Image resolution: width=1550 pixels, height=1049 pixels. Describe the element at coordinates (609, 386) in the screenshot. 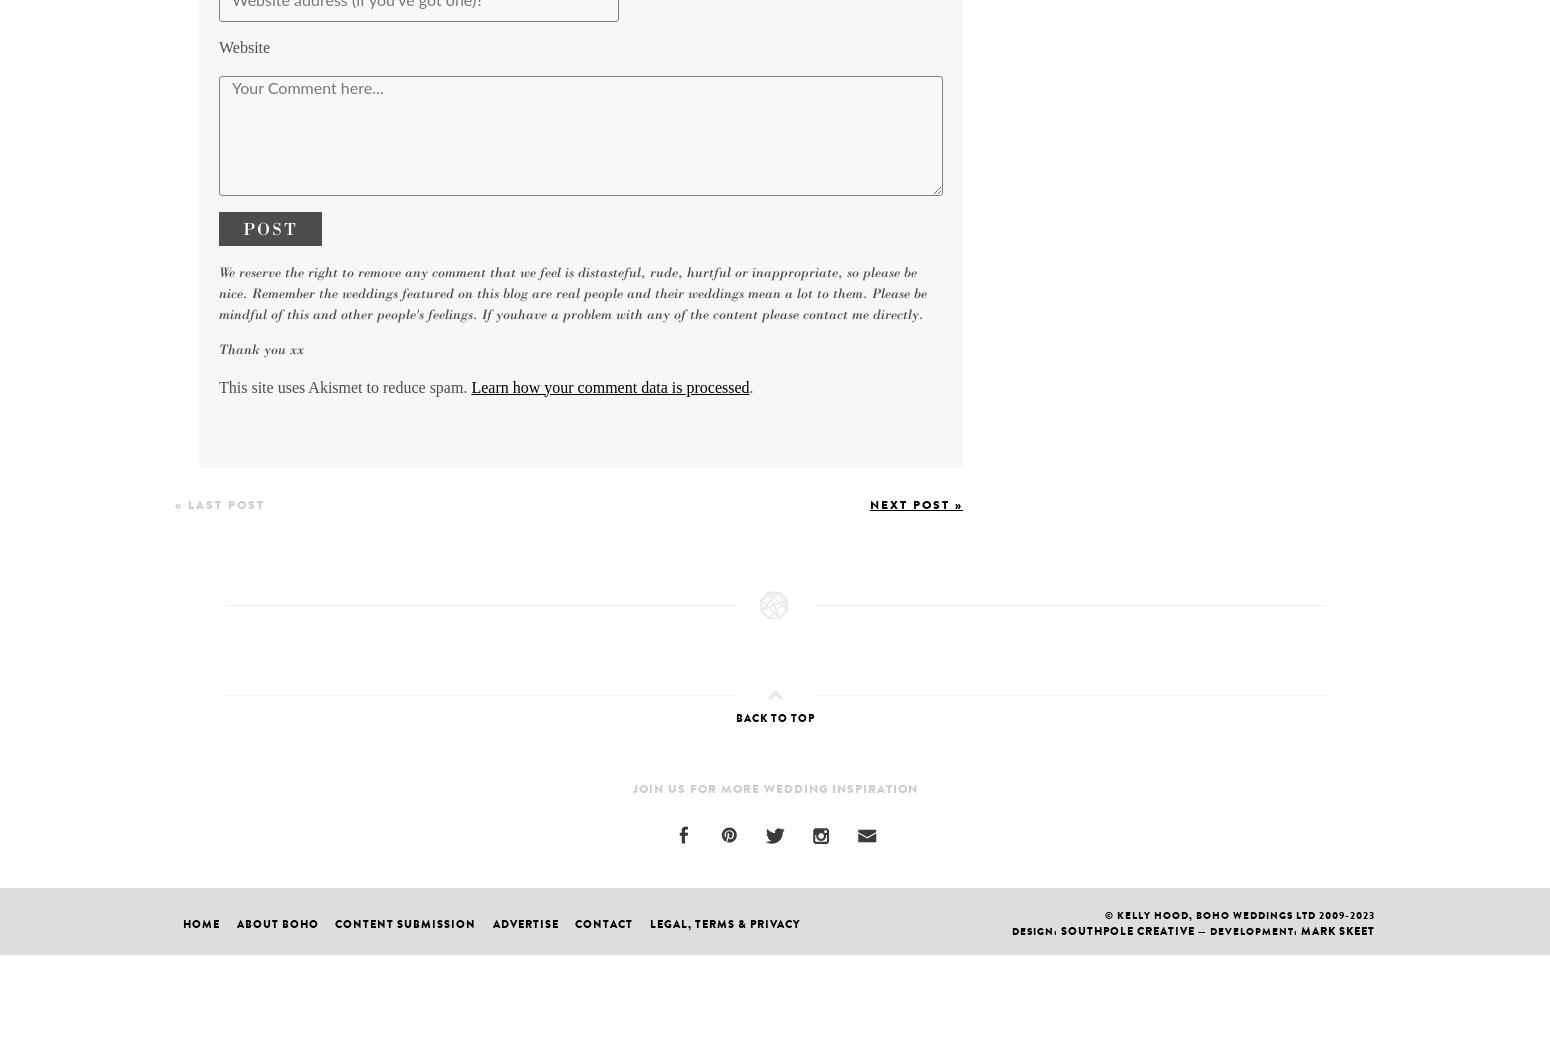

I see `'Learn how your comment data is processed'` at that location.